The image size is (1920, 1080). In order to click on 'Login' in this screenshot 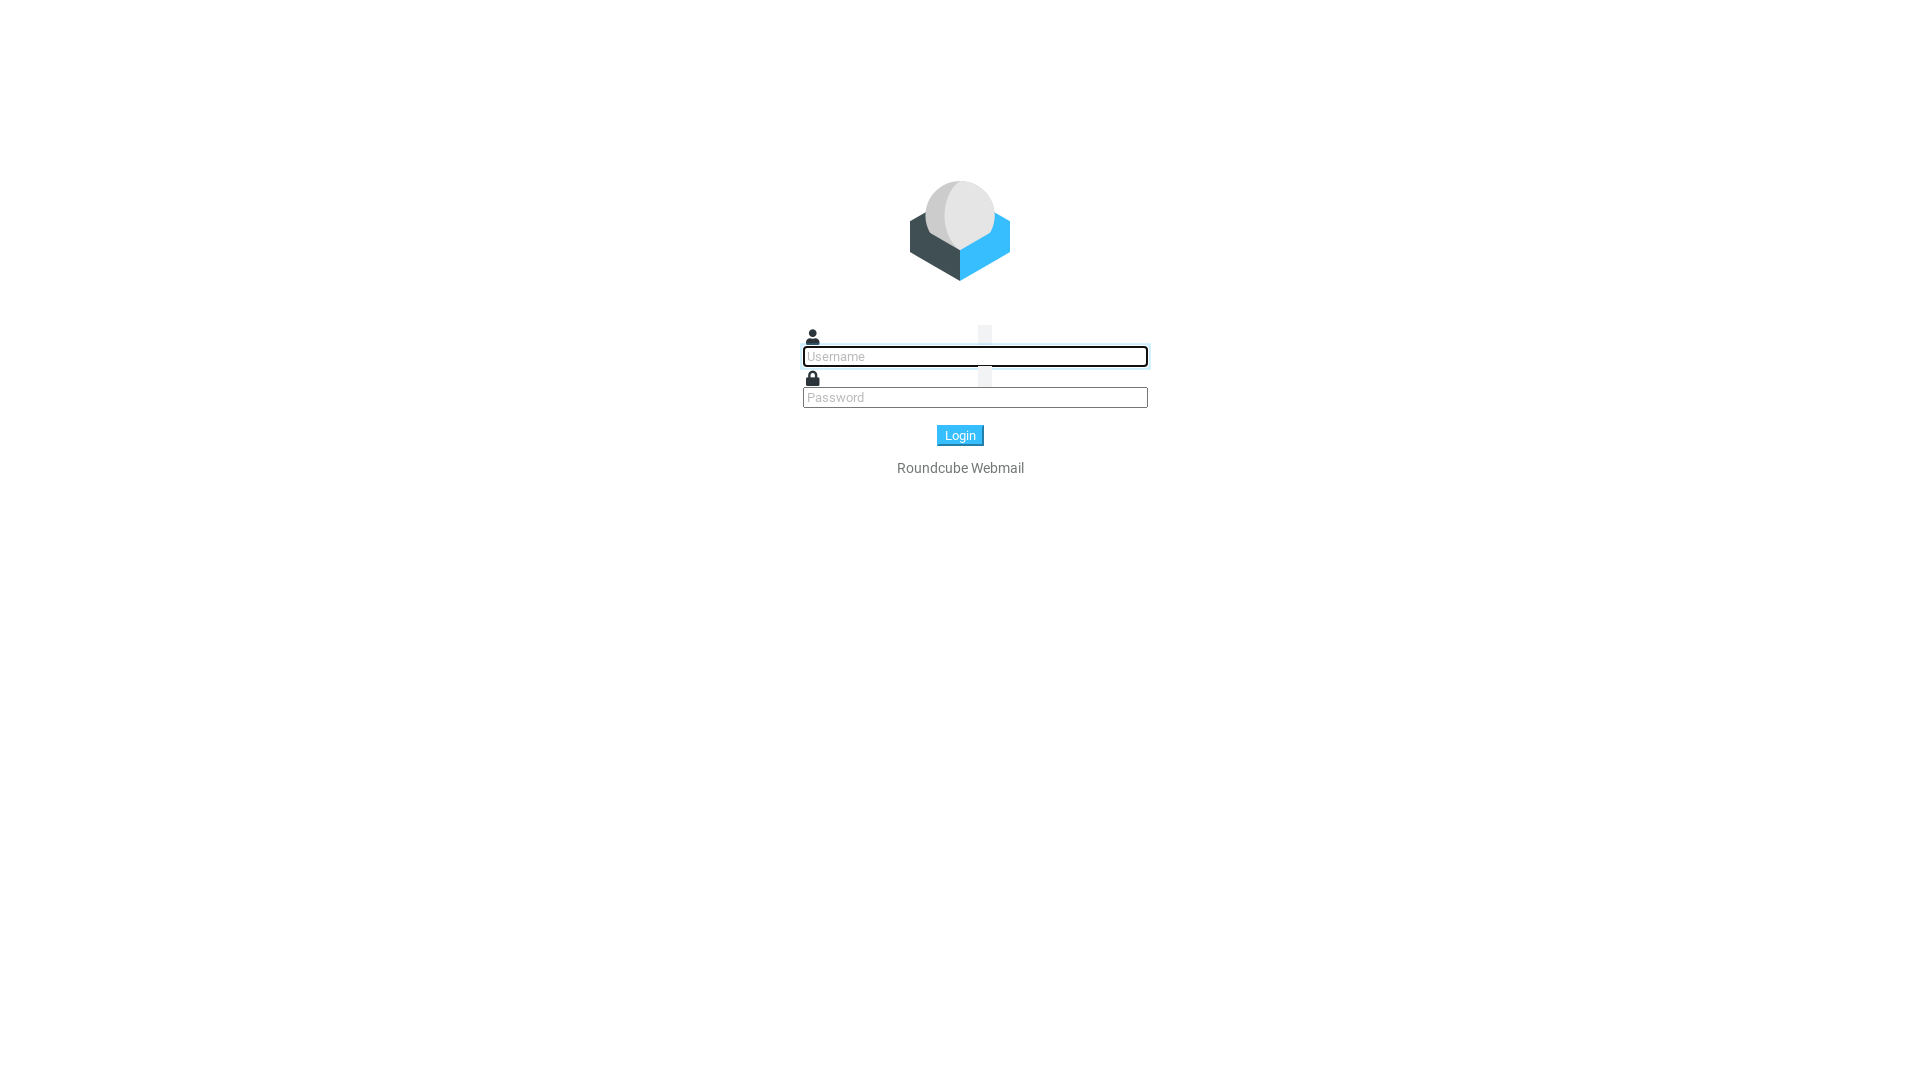, I will do `click(958, 434)`.